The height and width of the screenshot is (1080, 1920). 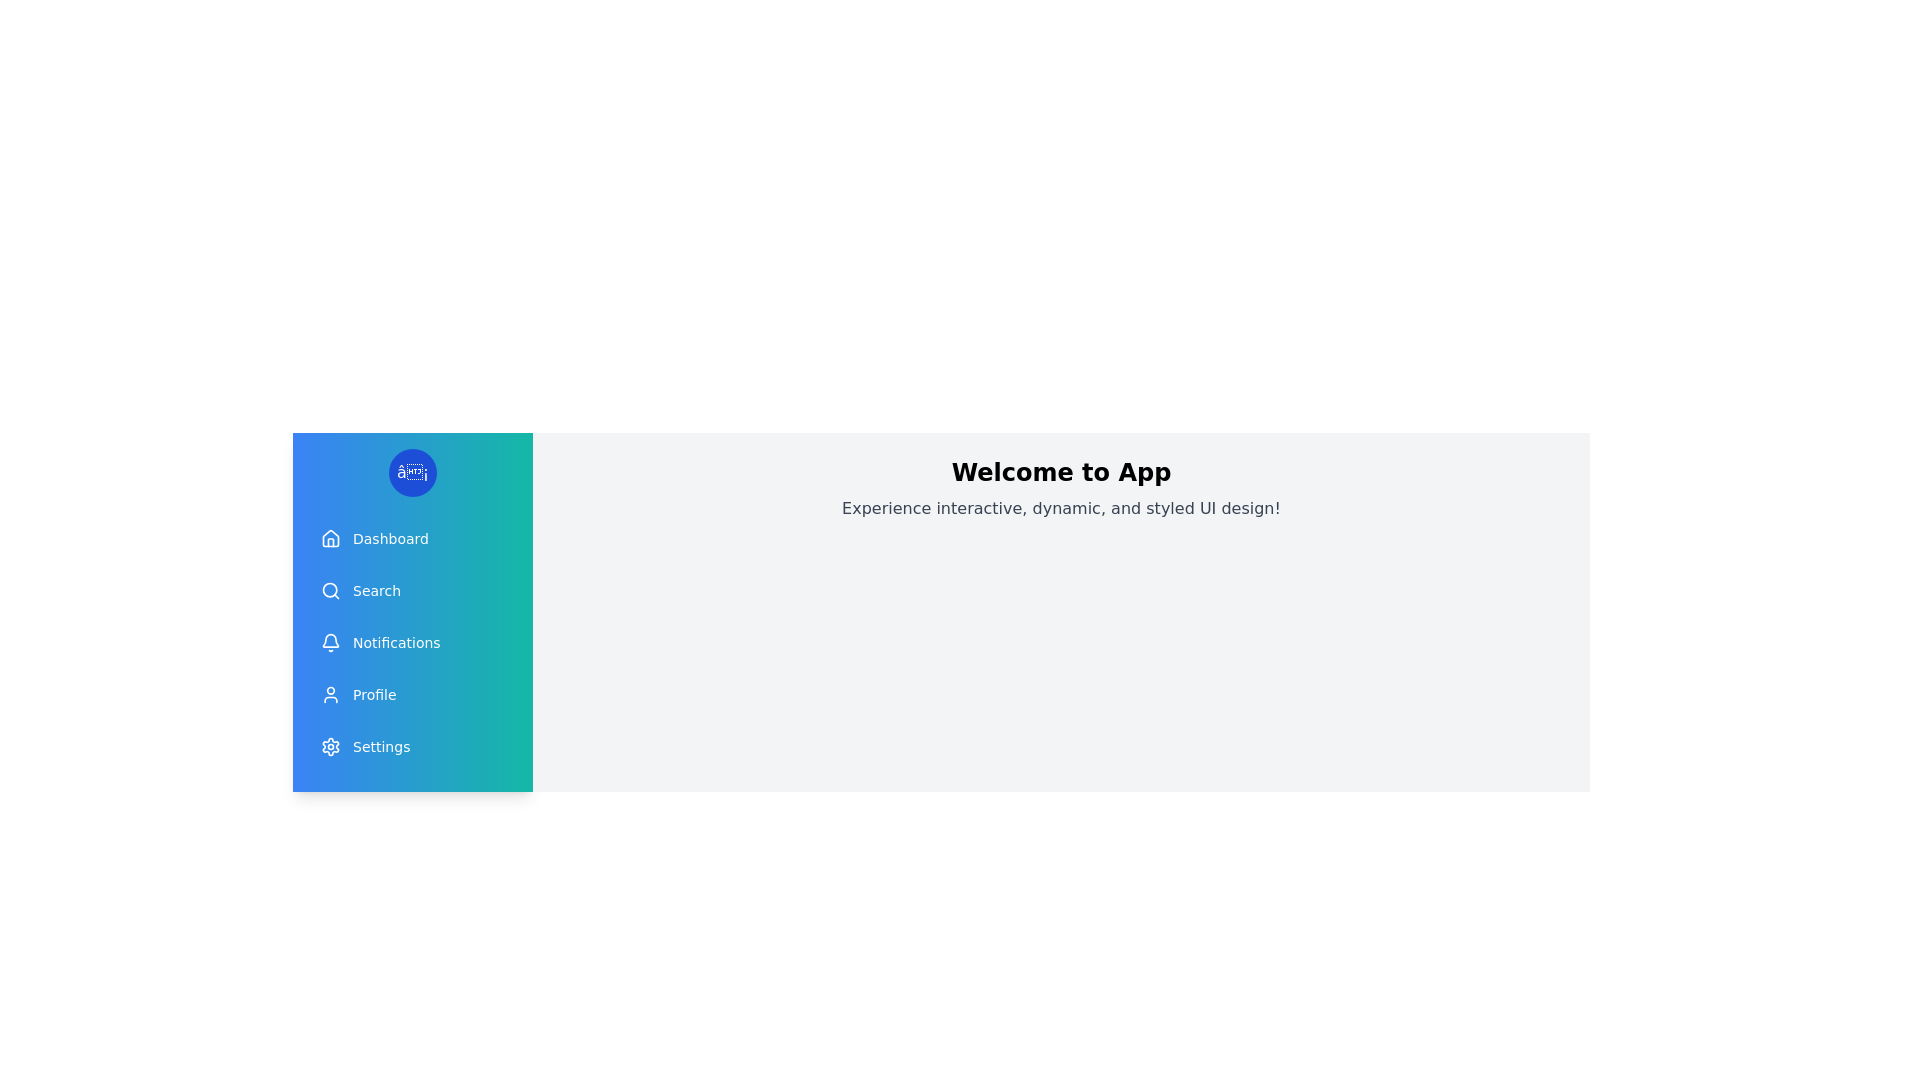 What do you see at coordinates (331, 643) in the screenshot?
I see `the icon corresponding to Notifications in the drawer` at bounding box center [331, 643].